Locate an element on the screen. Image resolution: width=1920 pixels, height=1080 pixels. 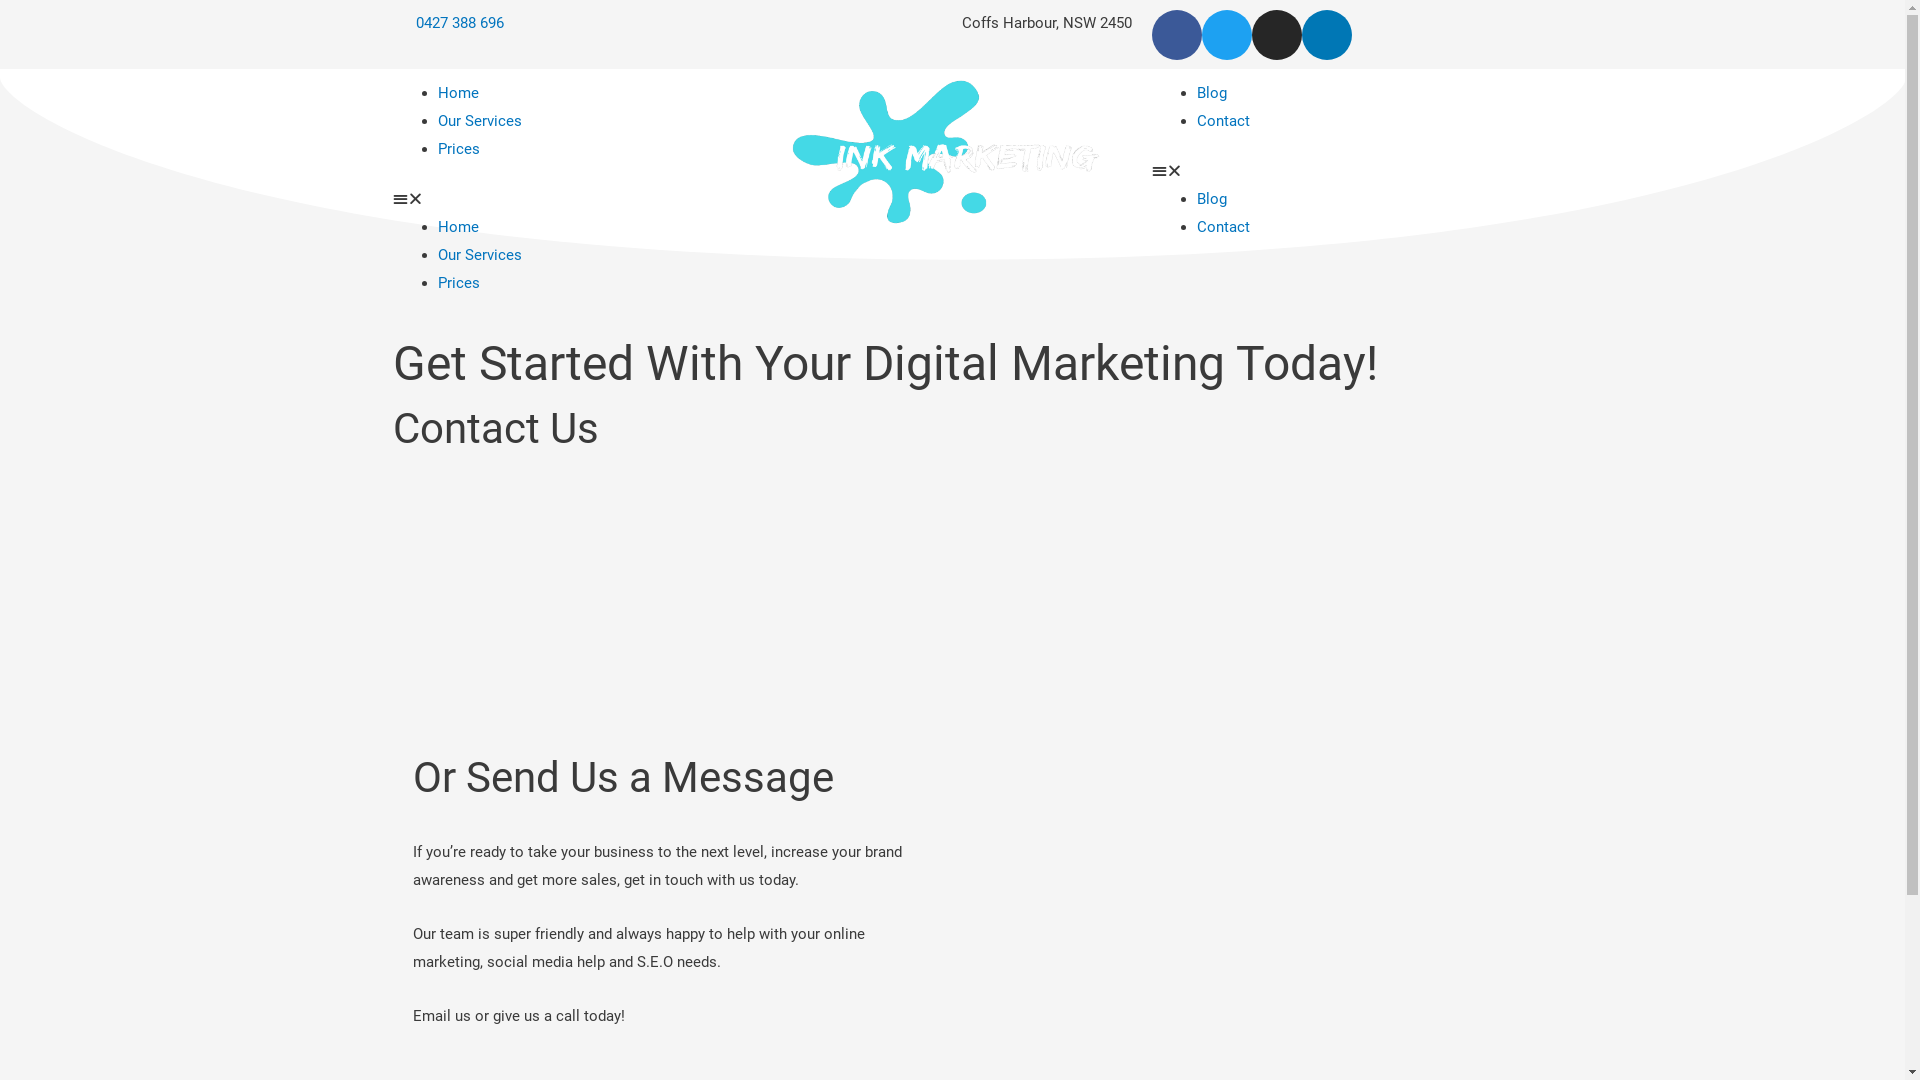
'Home' is located at coordinates (457, 226).